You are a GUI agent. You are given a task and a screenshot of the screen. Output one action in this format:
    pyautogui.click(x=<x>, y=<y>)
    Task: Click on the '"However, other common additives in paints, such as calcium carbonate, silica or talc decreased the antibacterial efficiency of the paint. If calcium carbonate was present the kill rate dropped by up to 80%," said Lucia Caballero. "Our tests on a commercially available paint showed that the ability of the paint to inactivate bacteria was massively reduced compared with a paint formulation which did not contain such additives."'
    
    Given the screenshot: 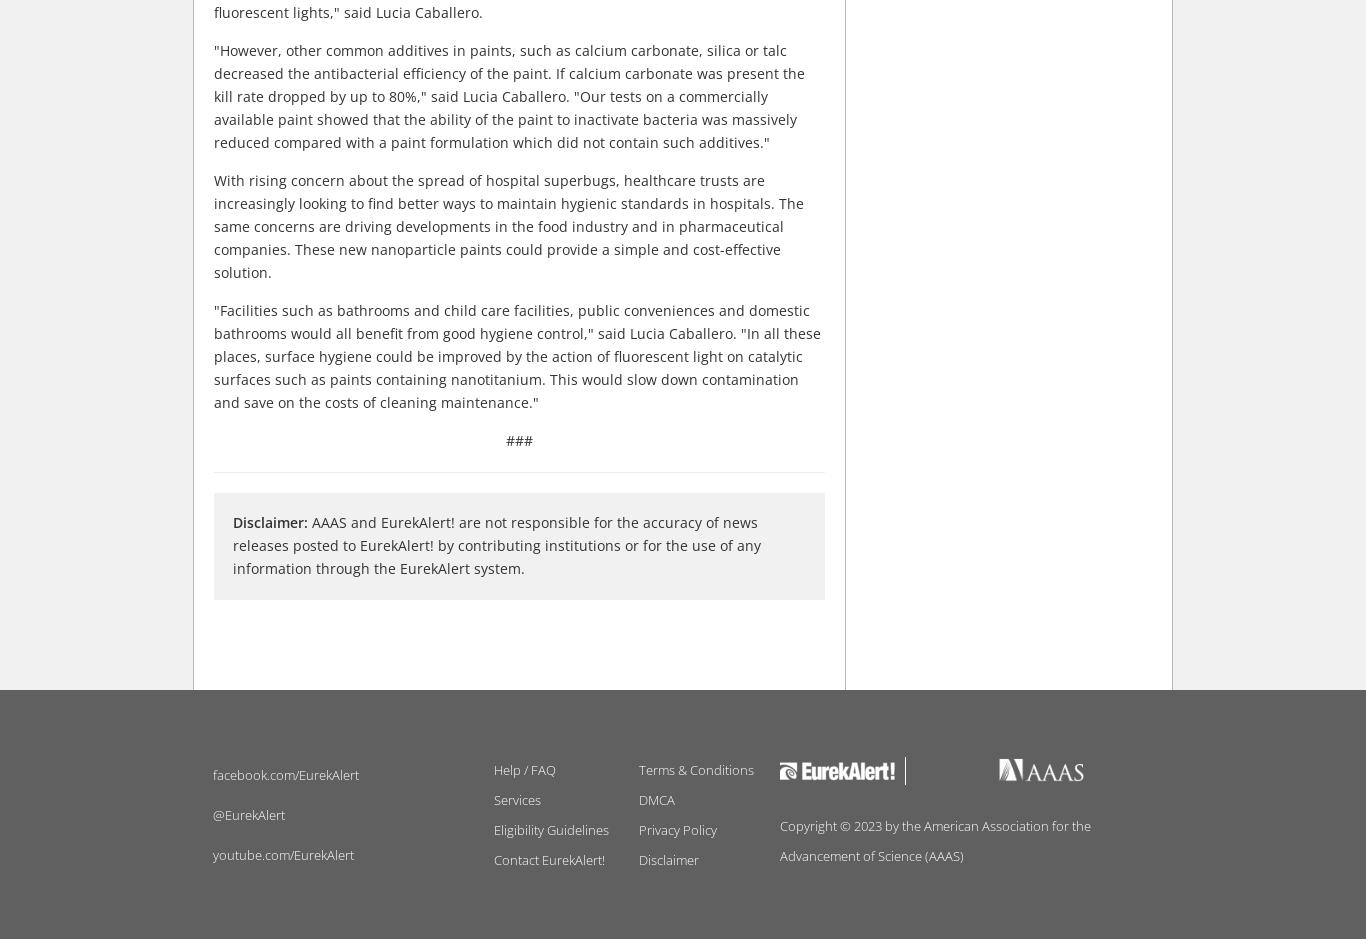 What is the action you would take?
    pyautogui.click(x=509, y=95)
    